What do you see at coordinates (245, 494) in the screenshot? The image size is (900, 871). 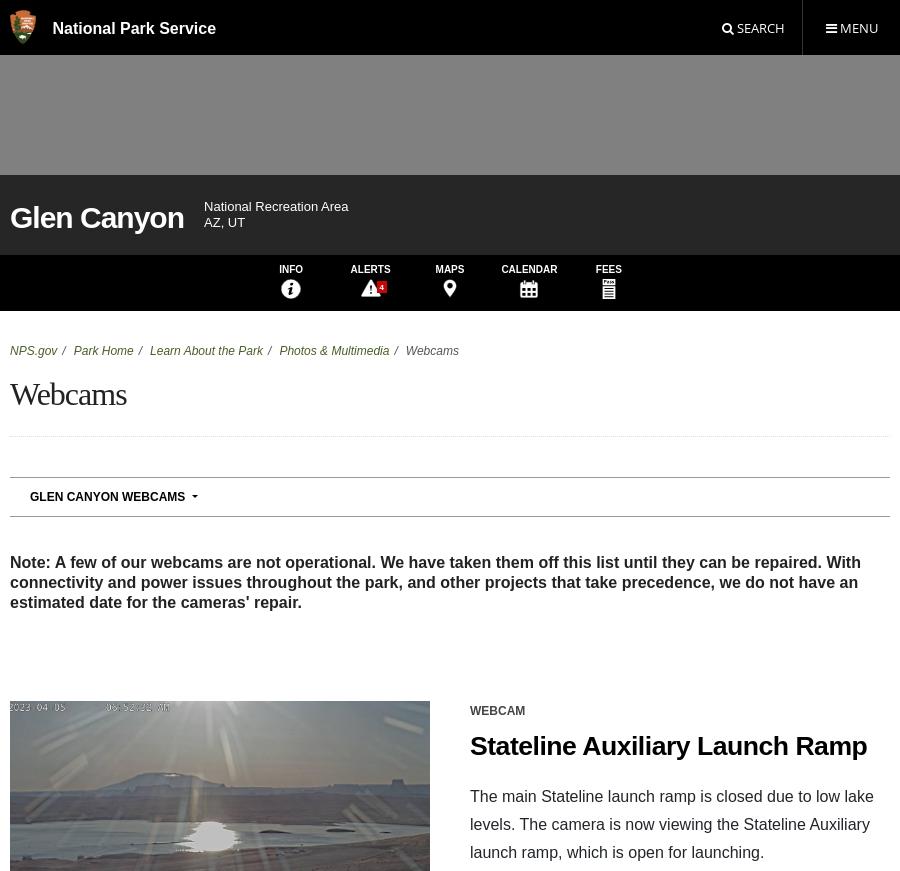 I see `'Yes'` at bounding box center [245, 494].